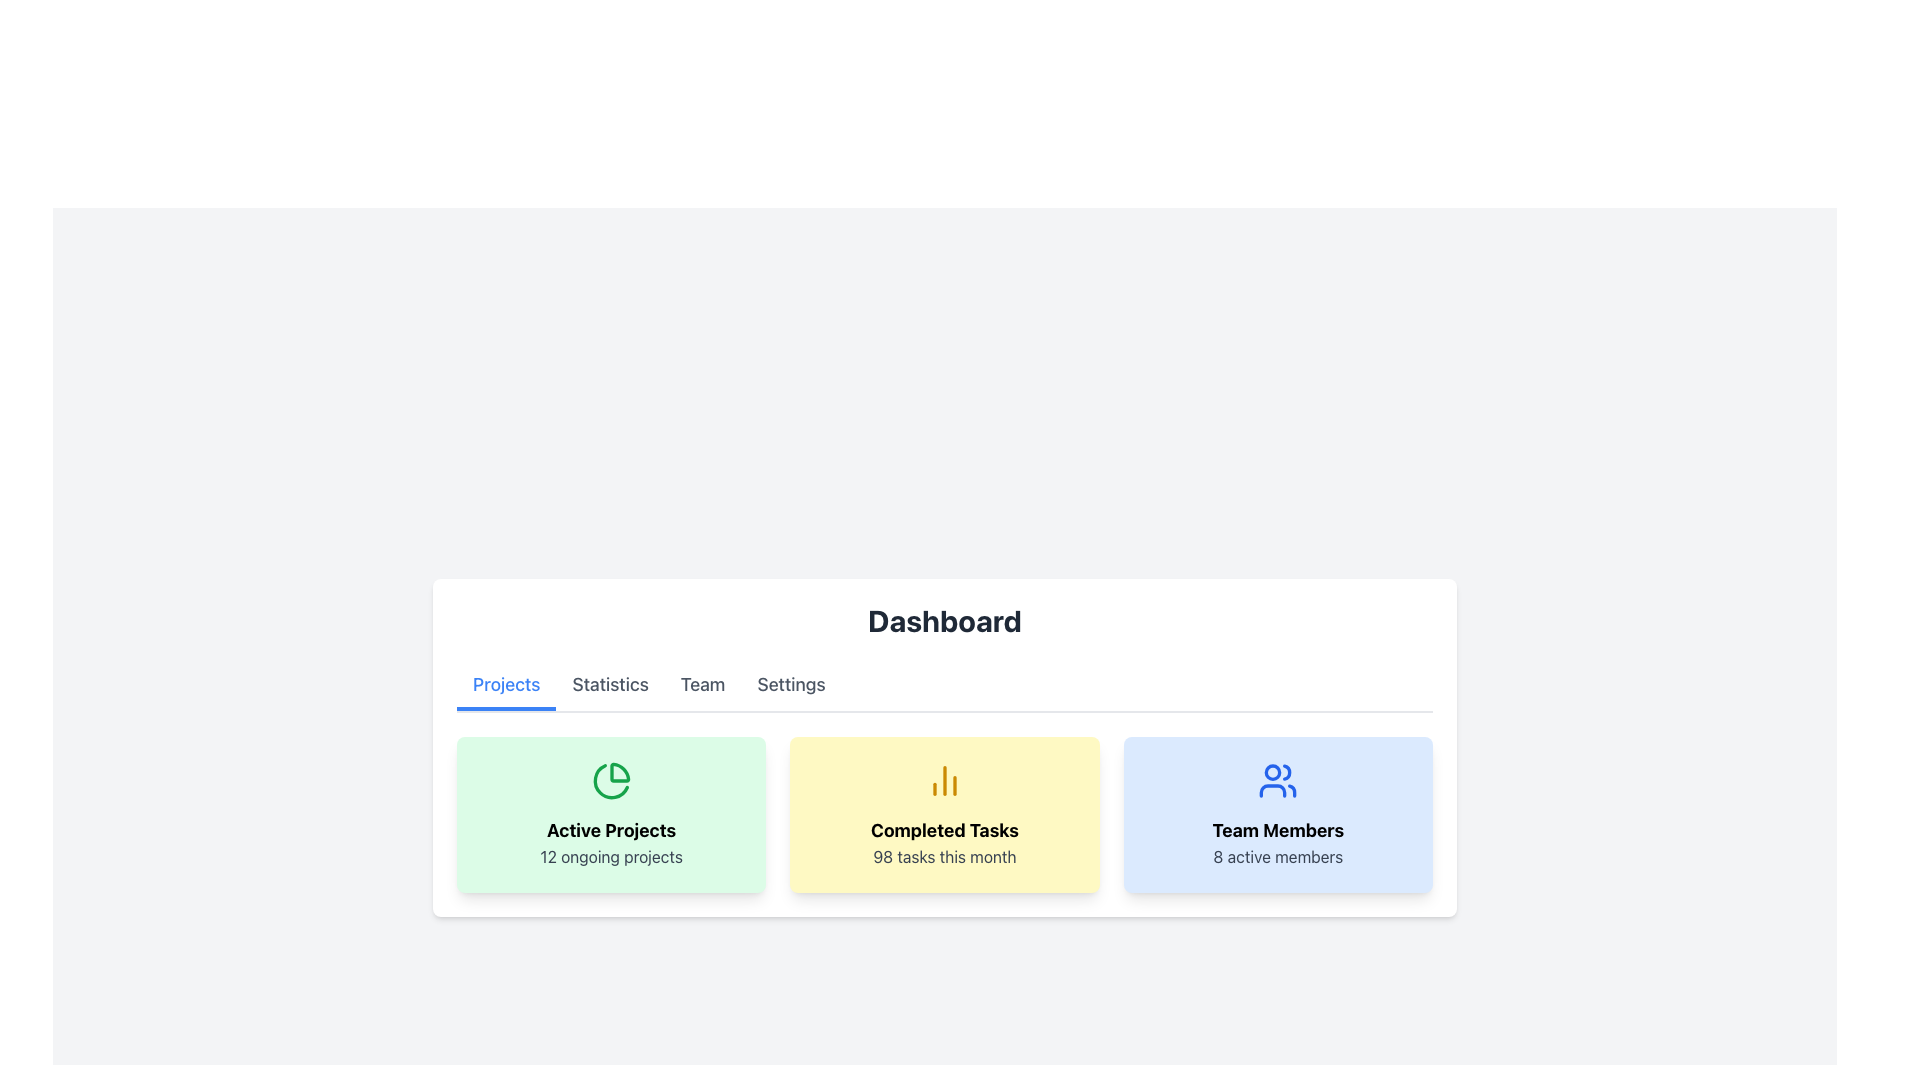 This screenshot has height=1080, width=1920. I want to click on the bar chart icon, which is golden yellow and located above the text 'Completed Tasks' in the second card of the dashboard, so click(944, 779).